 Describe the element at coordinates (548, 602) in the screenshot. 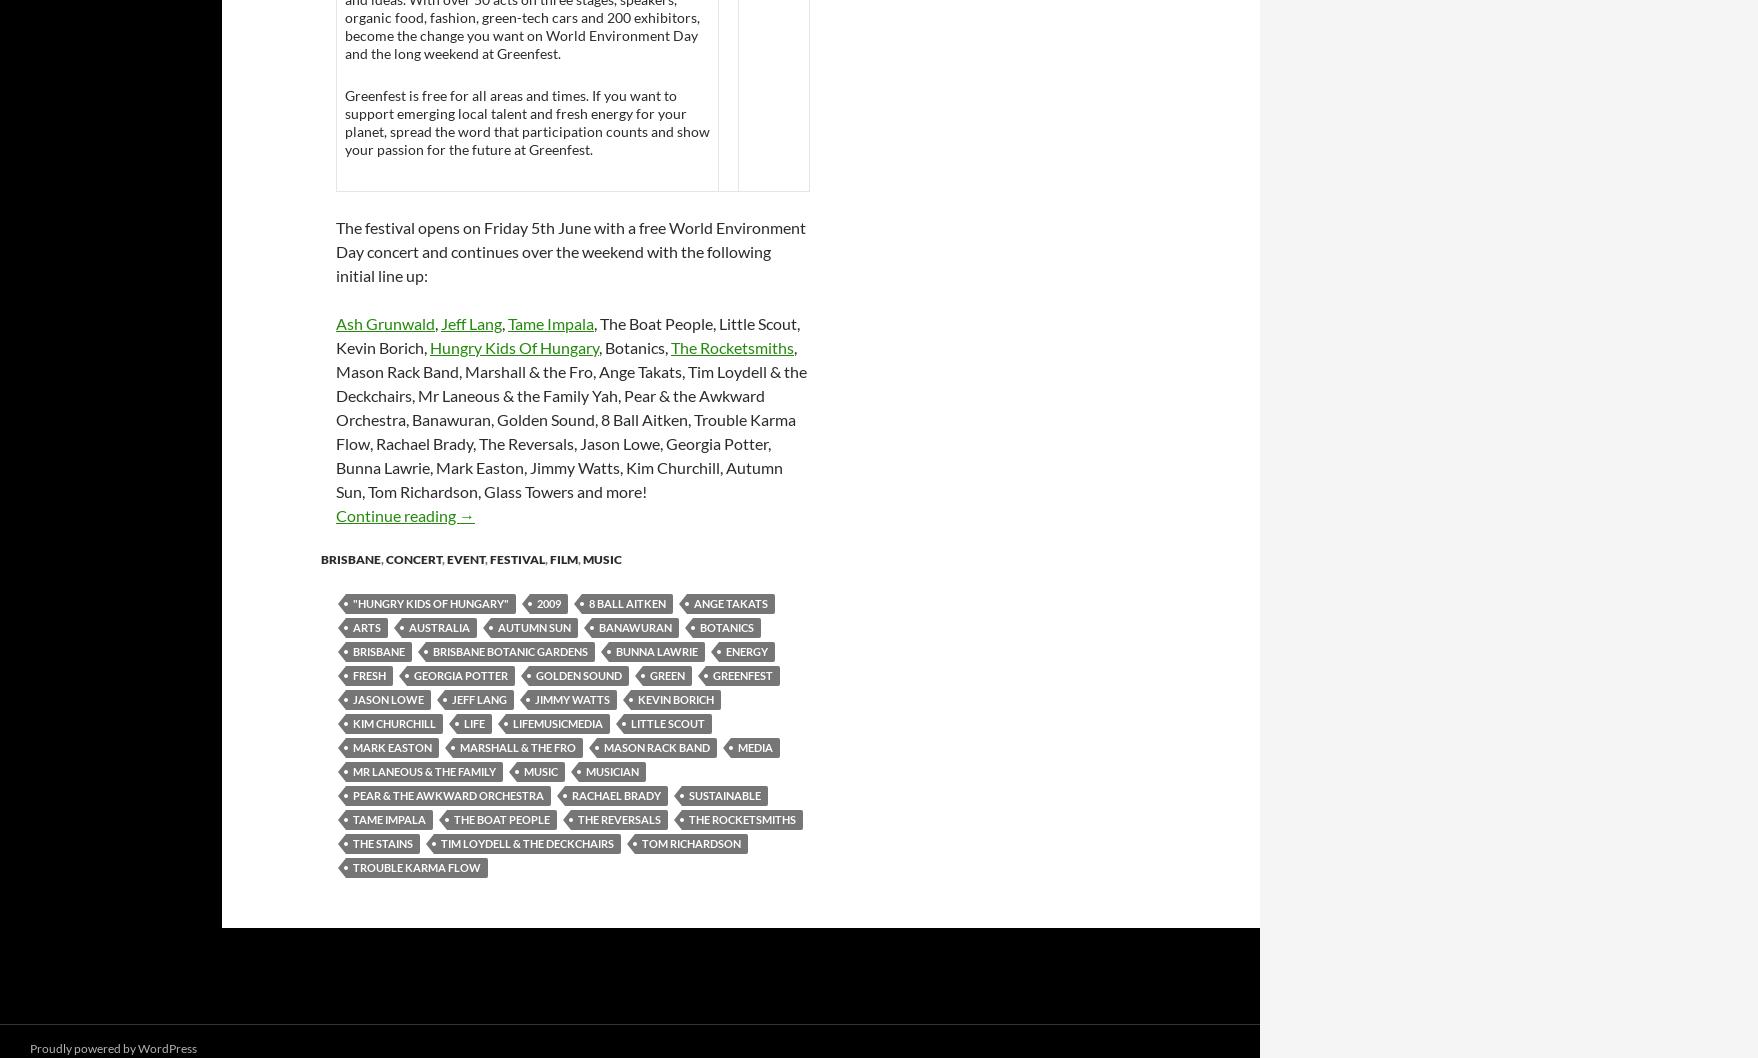

I see `'2009'` at that location.